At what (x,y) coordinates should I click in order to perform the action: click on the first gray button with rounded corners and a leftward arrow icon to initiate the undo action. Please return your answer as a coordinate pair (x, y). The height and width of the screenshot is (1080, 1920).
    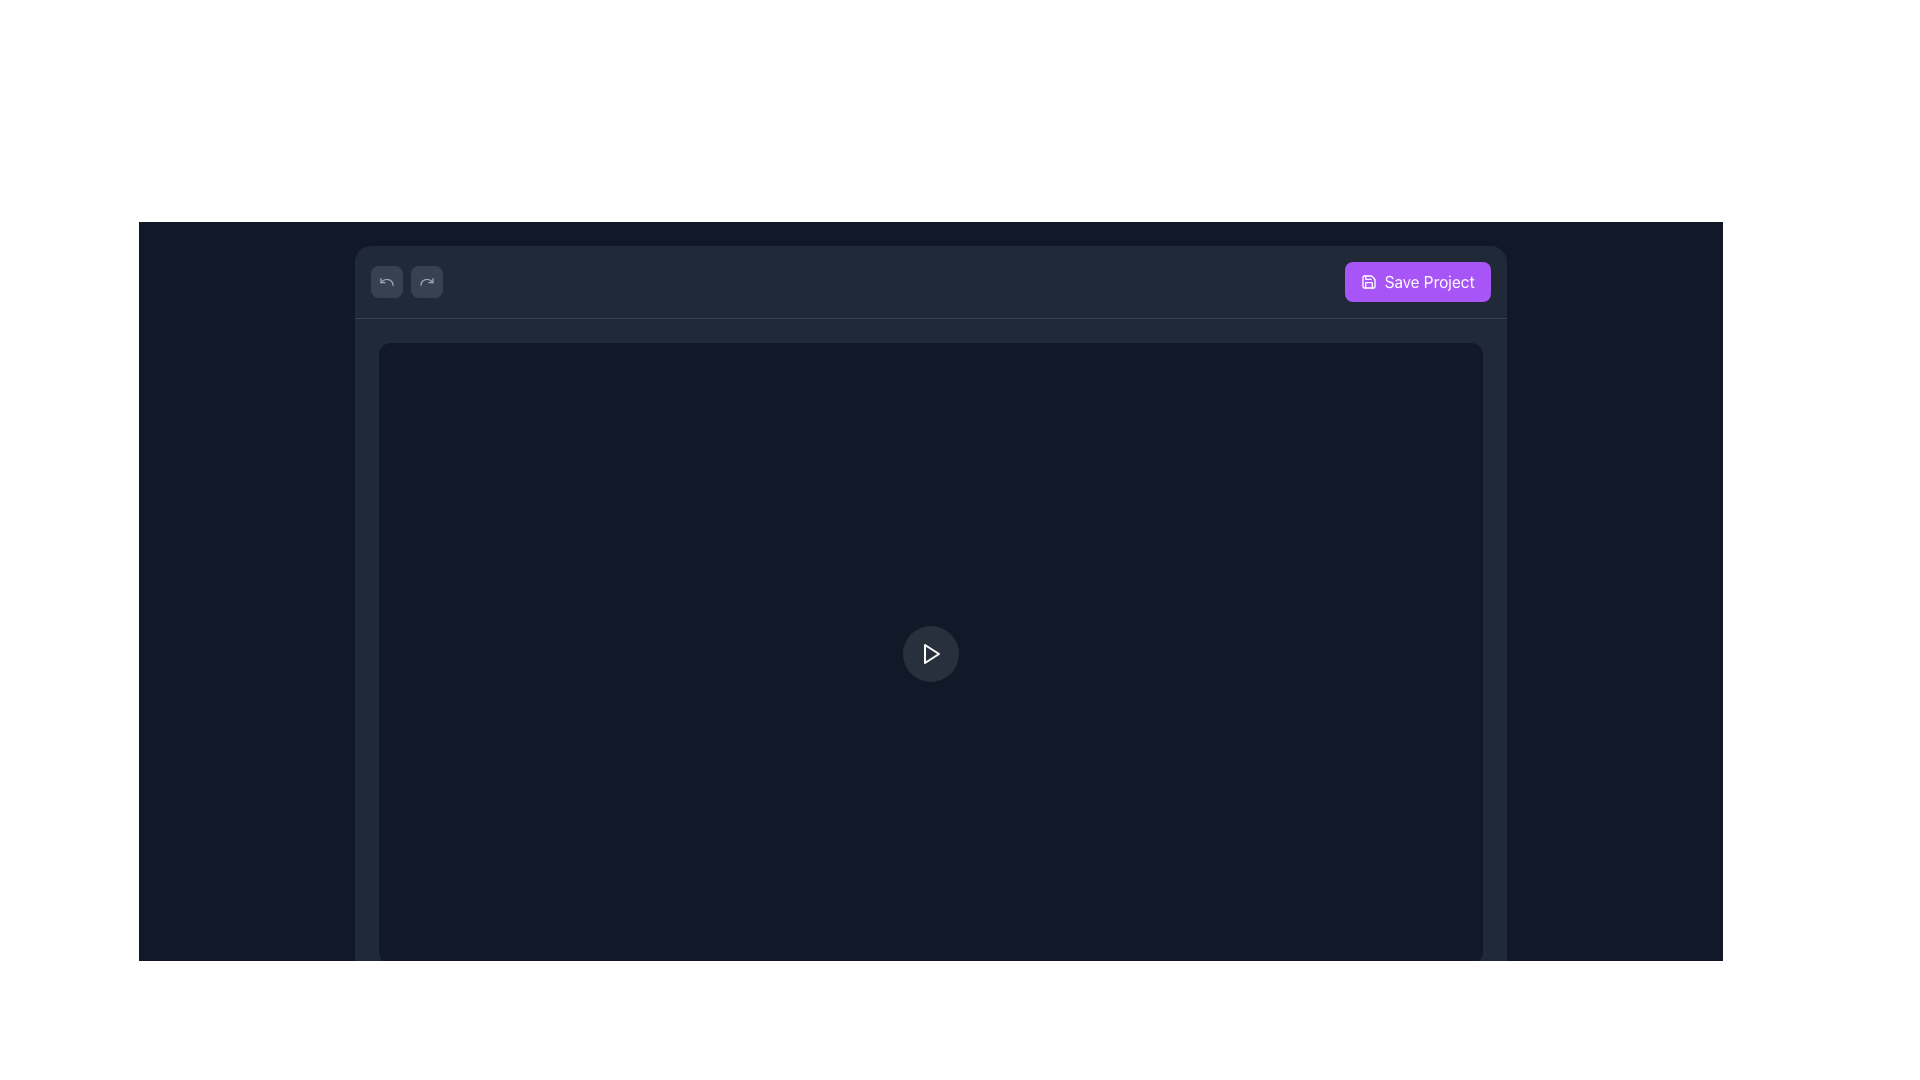
    Looking at the image, I should click on (387, 281).